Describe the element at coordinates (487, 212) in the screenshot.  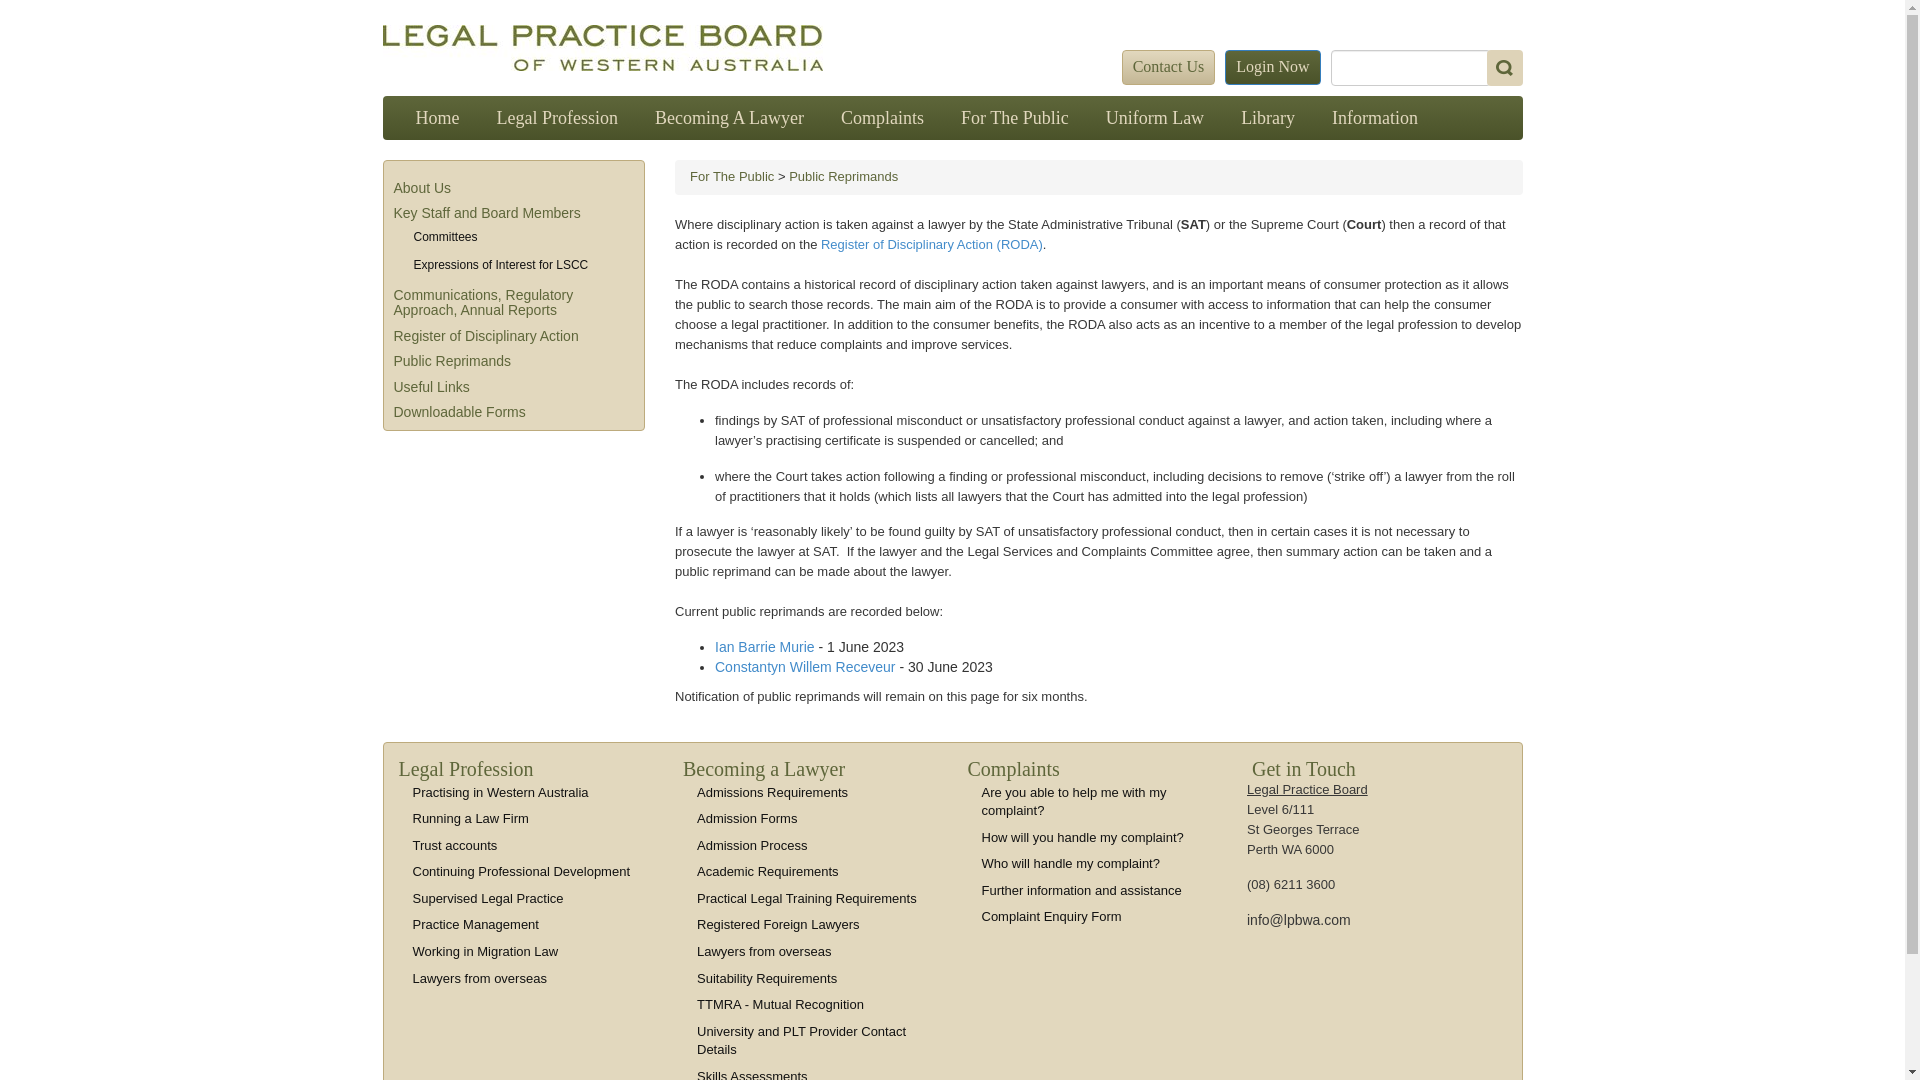
I see `'Key Staff and Board Members'` at that location.